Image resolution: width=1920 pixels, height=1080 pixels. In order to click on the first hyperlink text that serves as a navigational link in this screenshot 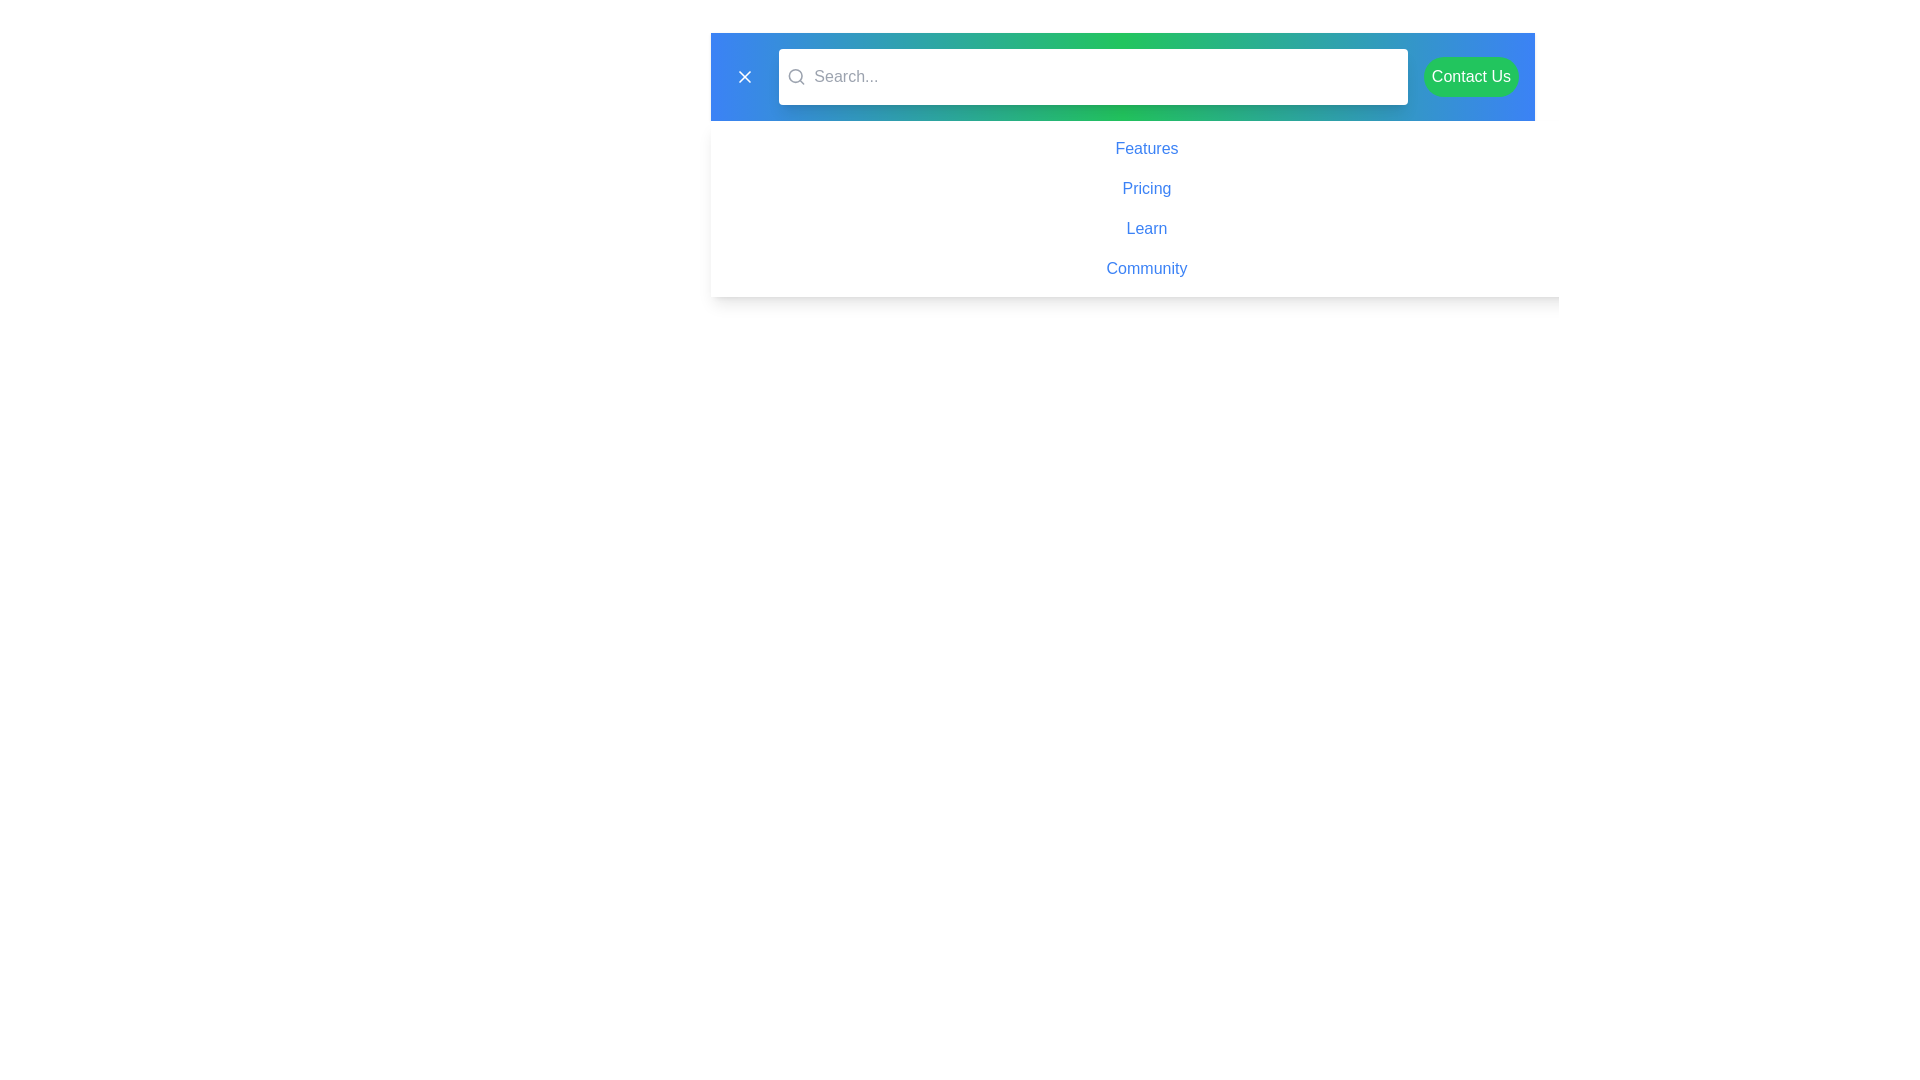, I will do `click(1147, 148)`.